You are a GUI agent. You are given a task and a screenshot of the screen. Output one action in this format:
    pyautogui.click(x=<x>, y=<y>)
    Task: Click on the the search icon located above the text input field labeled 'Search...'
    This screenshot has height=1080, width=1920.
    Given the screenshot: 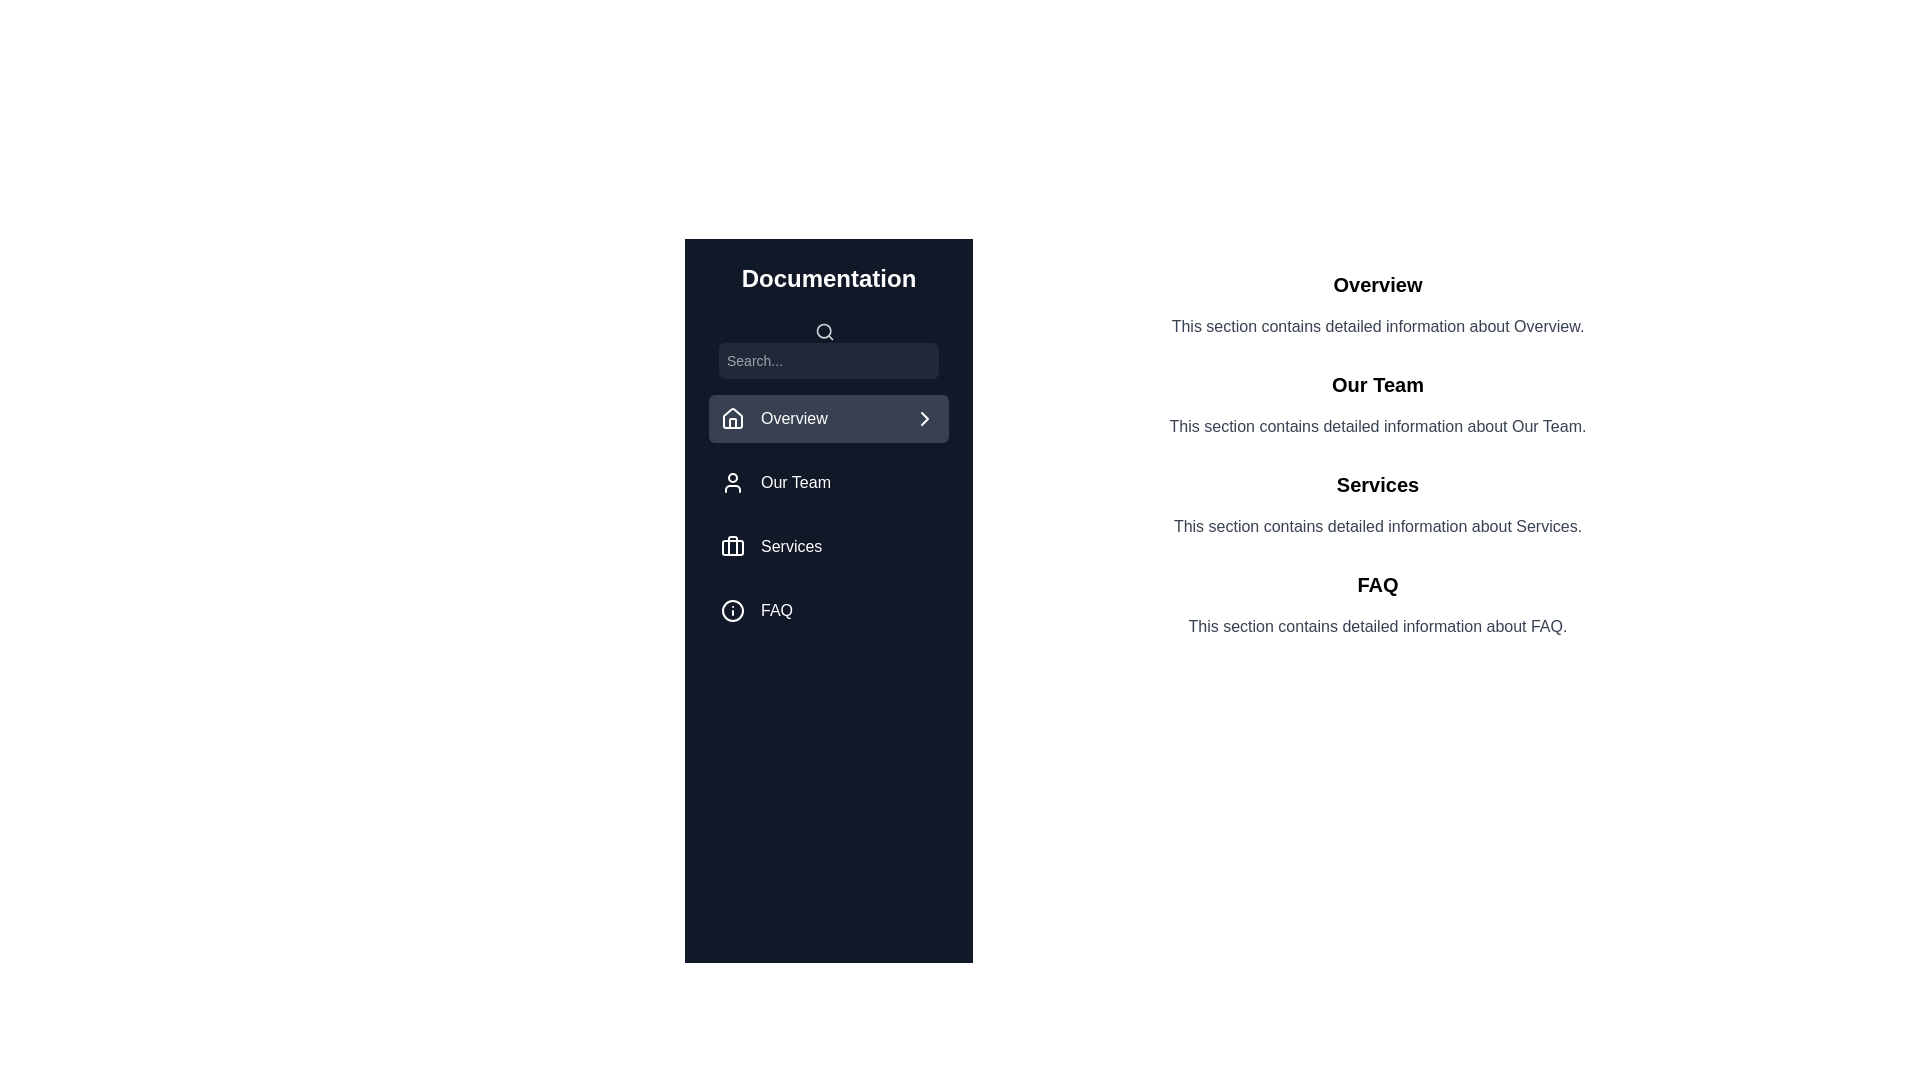 What is the action you would take?
    pyautogui.click(x=829, y=347)
    